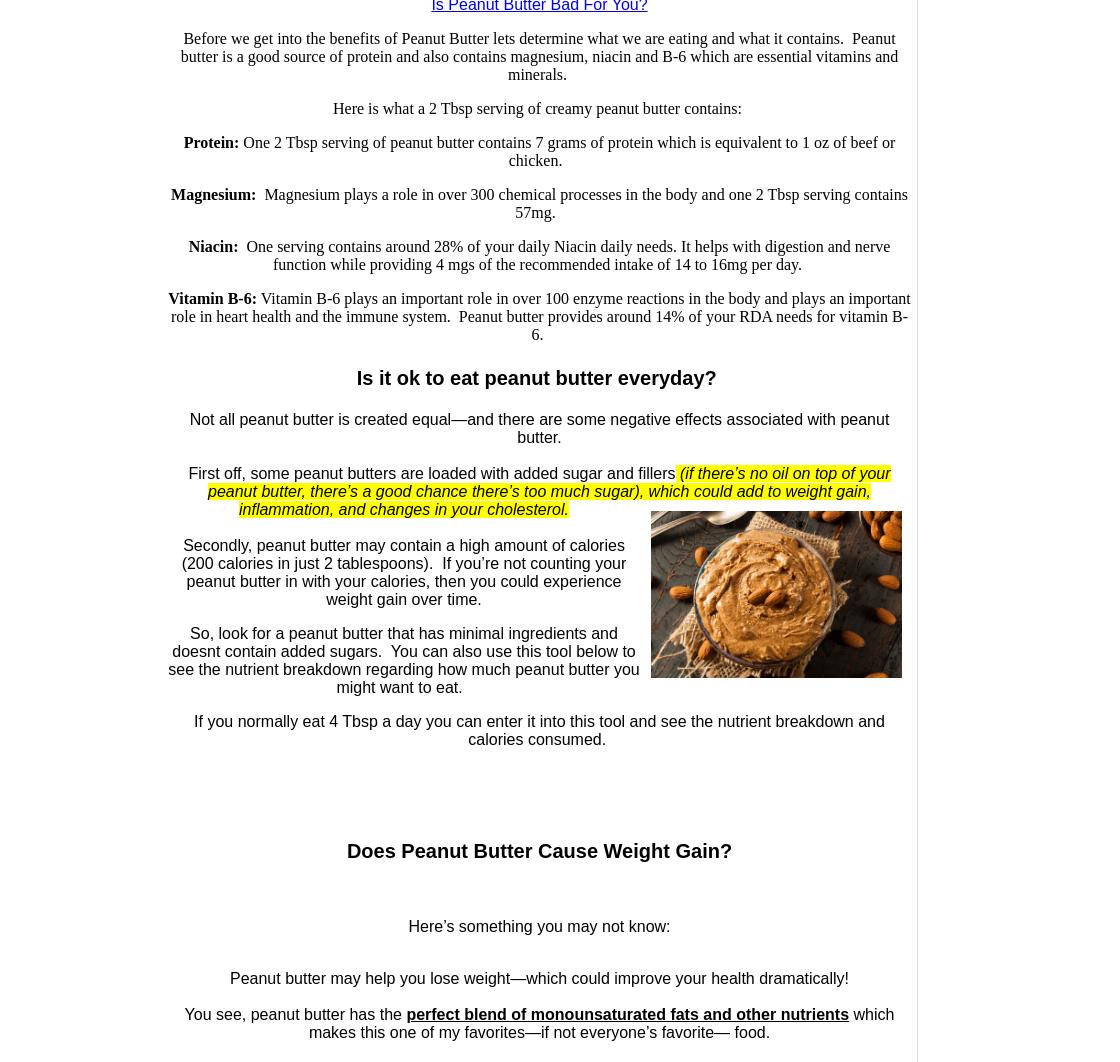  I want to click on 'perfect blend of monounsaturated fats and other nutrients', so click(627, 1013).